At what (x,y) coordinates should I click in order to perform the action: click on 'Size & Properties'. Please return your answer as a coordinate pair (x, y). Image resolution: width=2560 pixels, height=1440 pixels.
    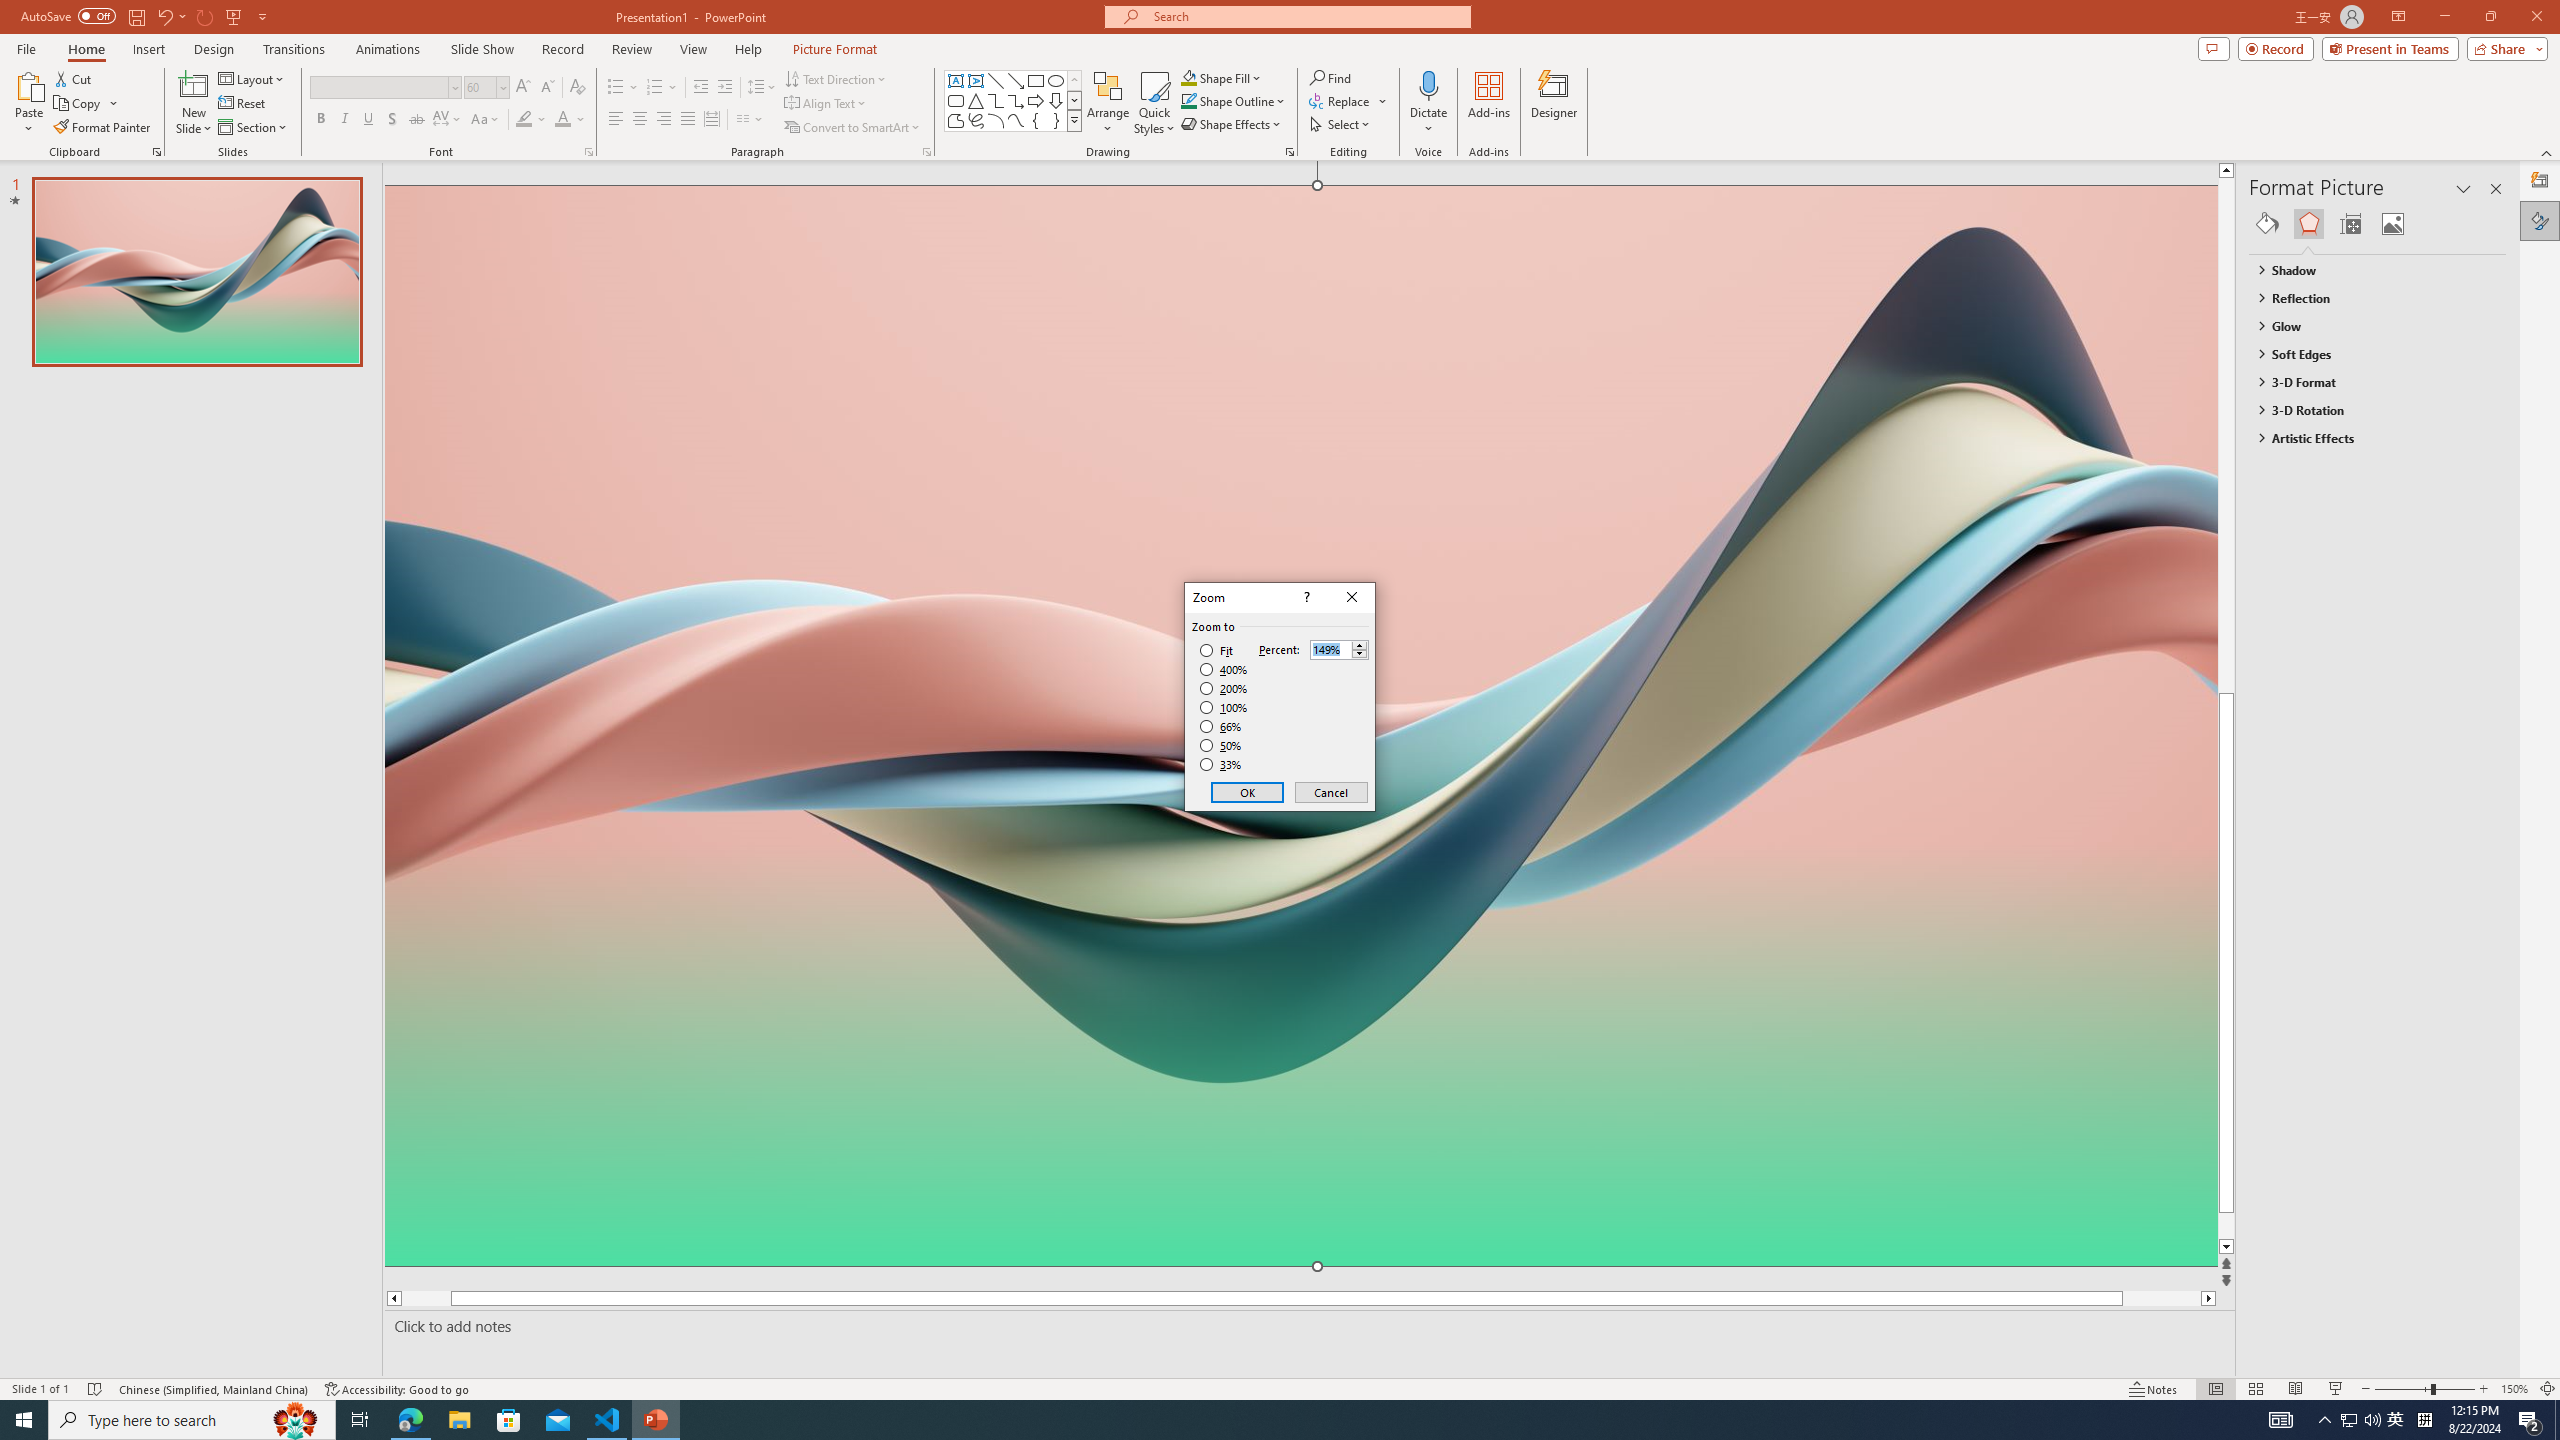
    Looking at the image, I should click on (2351, 222).